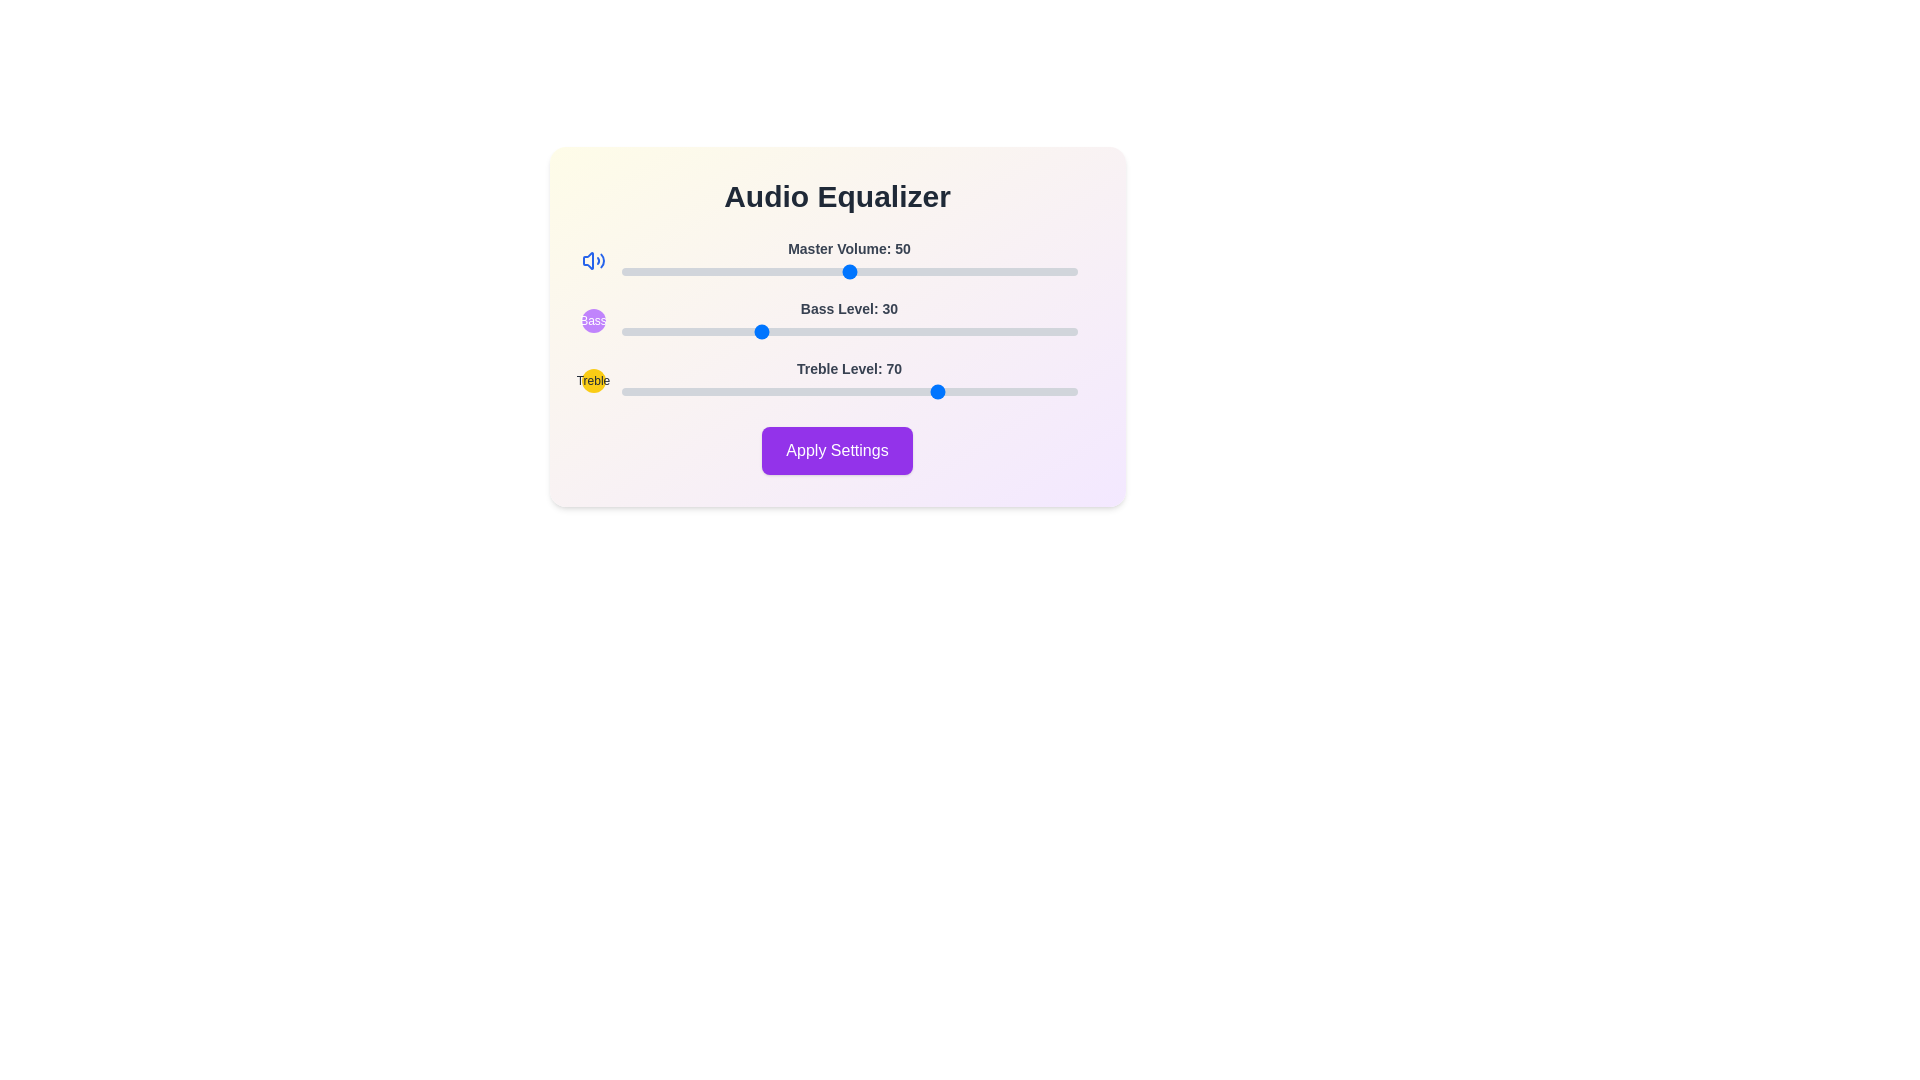  Describe the element at coordinates (939, 330) in the screenshot. I see `bass level` at that location.